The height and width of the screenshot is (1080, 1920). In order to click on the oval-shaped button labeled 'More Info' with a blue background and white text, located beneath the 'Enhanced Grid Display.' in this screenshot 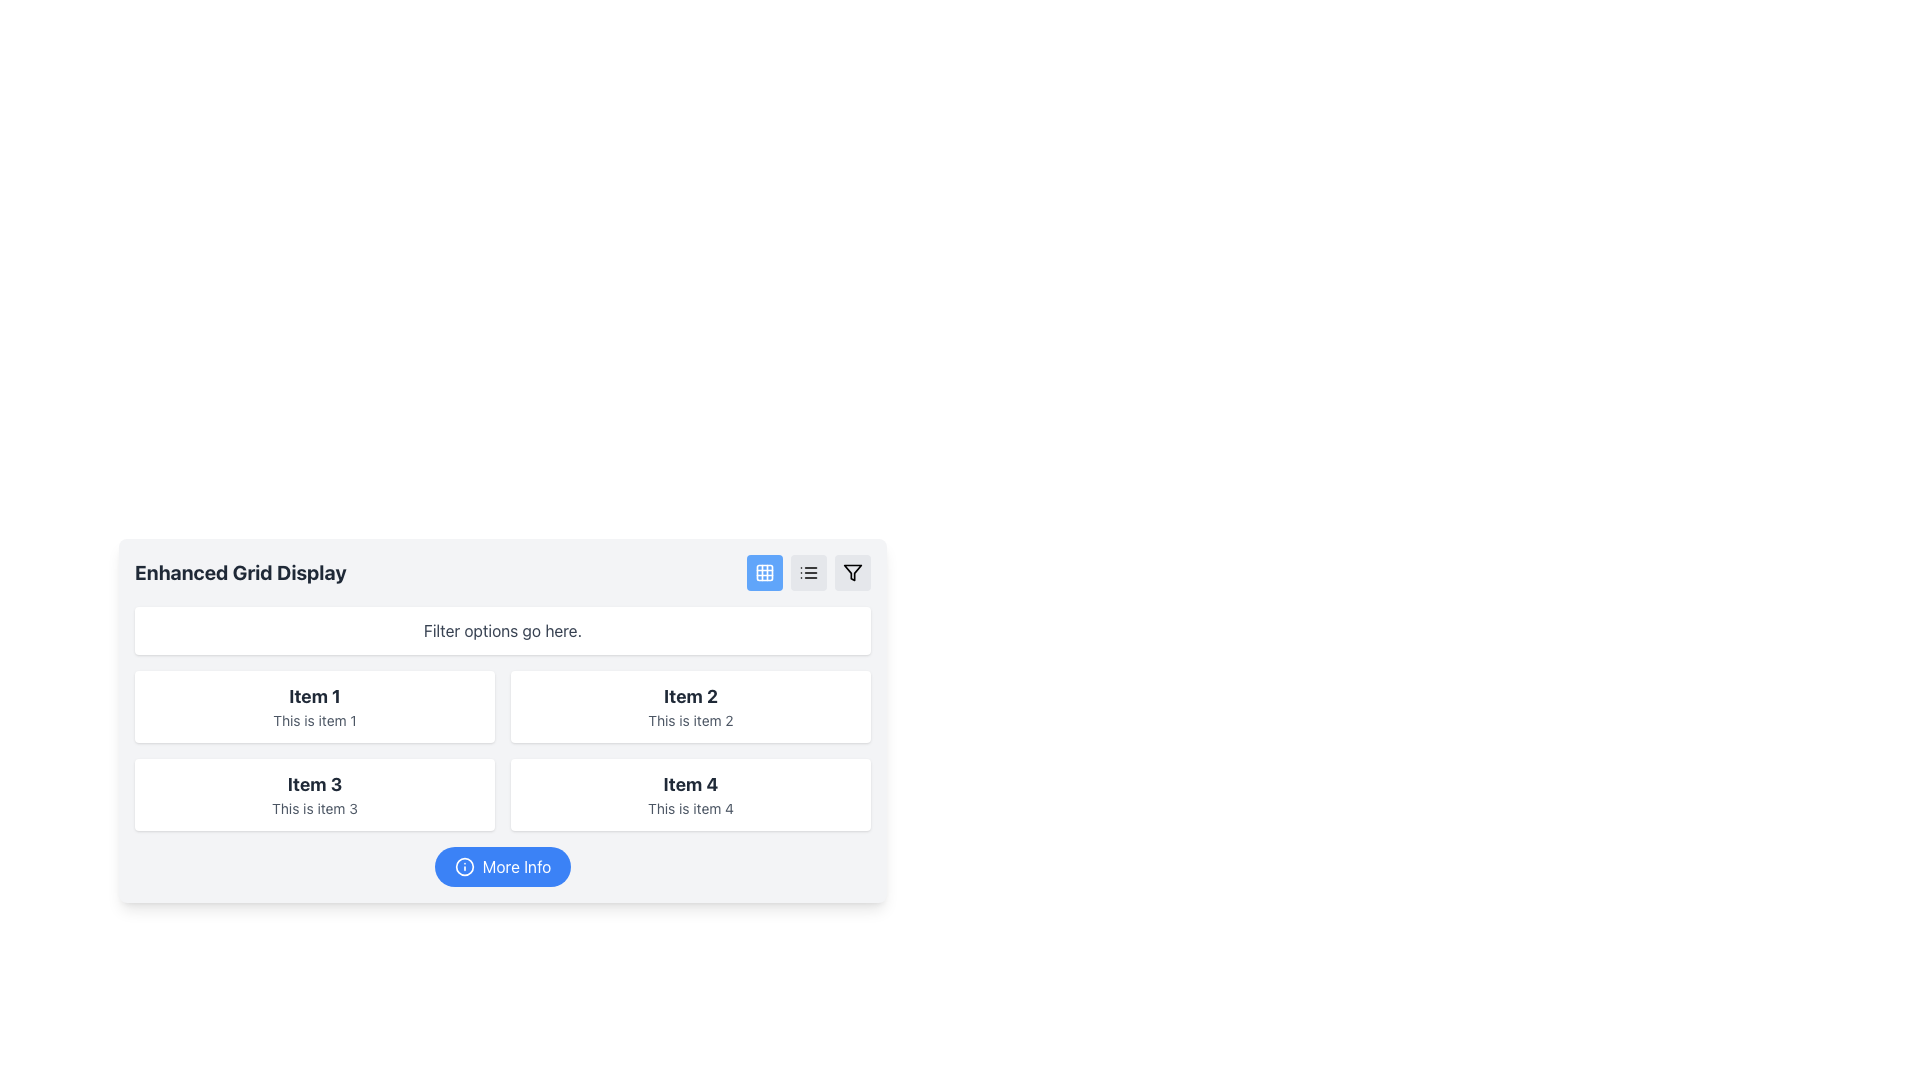, I will do `click(503, 866)`.